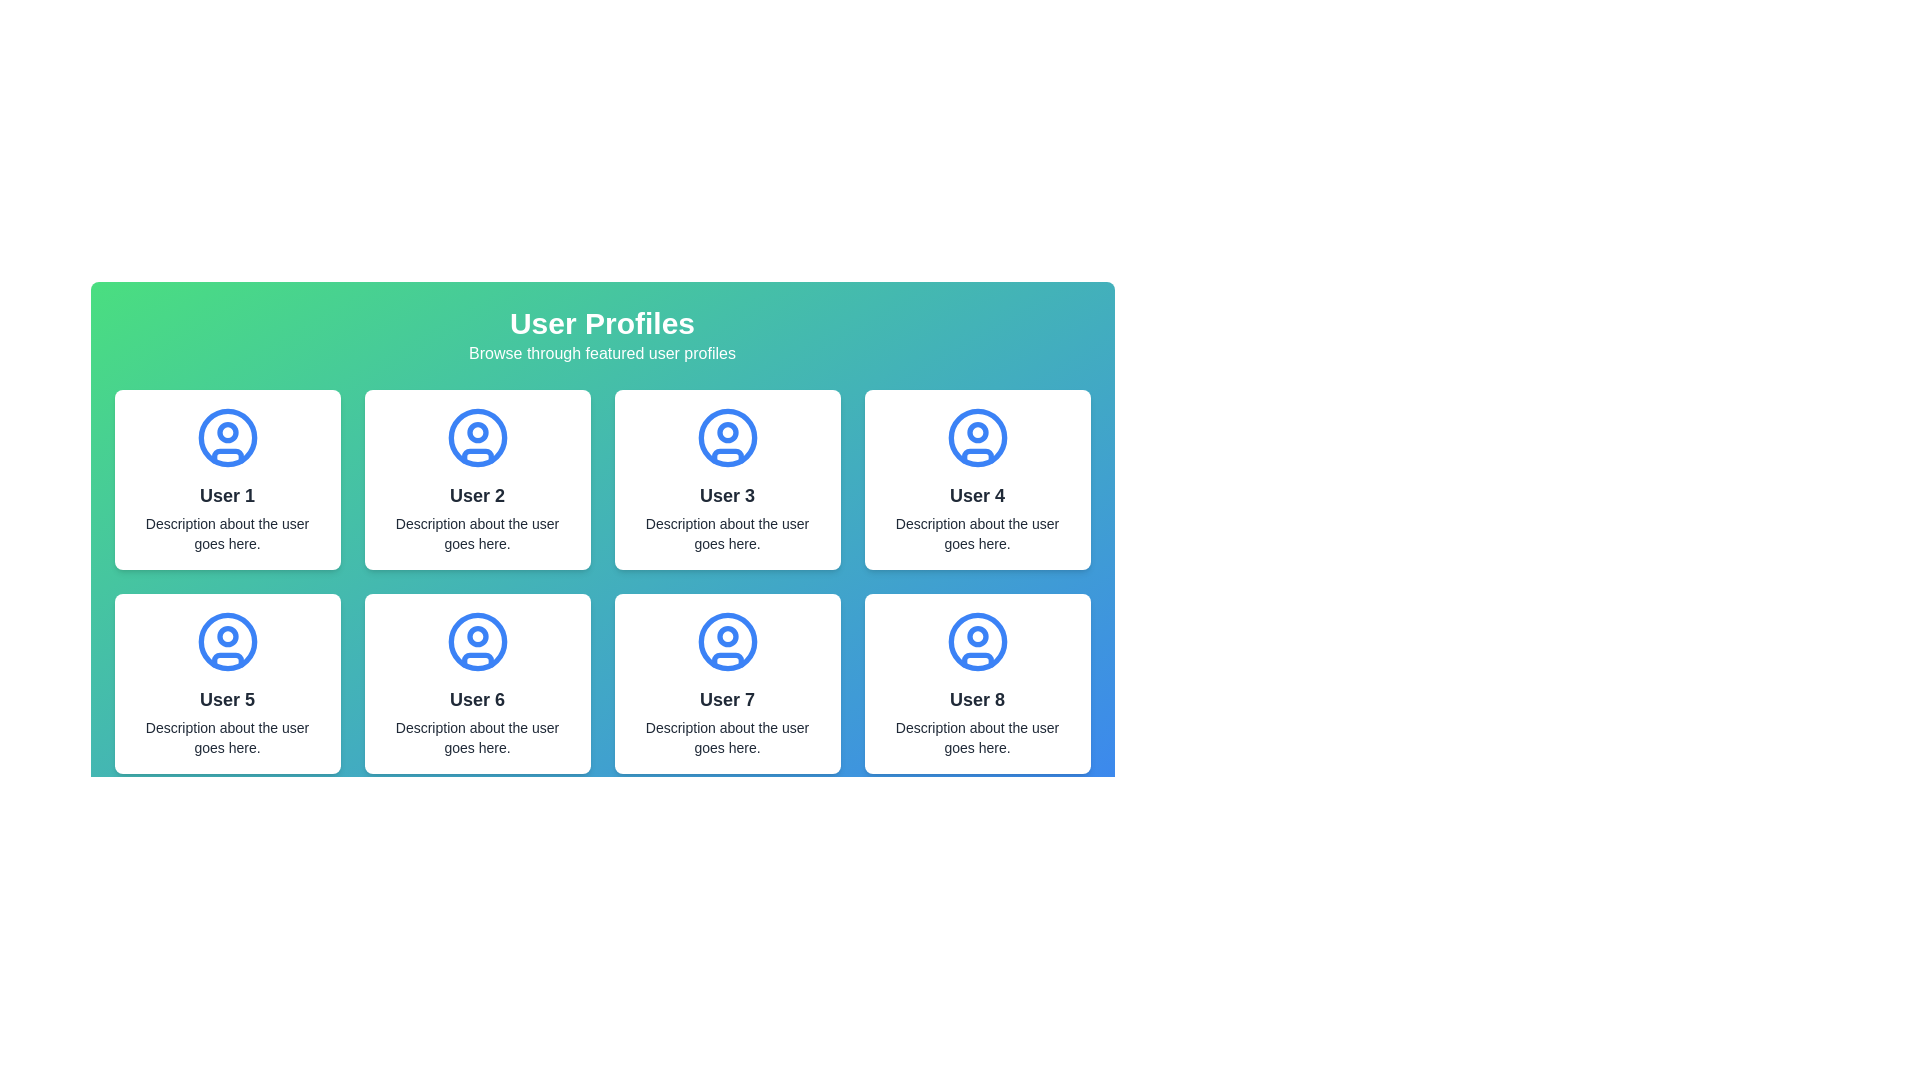  I want to click on the text block displaying 'User Profiles' and 'Browse through featured user profiles' which is centrally positioned above the user profile grid, so click(601, 334).